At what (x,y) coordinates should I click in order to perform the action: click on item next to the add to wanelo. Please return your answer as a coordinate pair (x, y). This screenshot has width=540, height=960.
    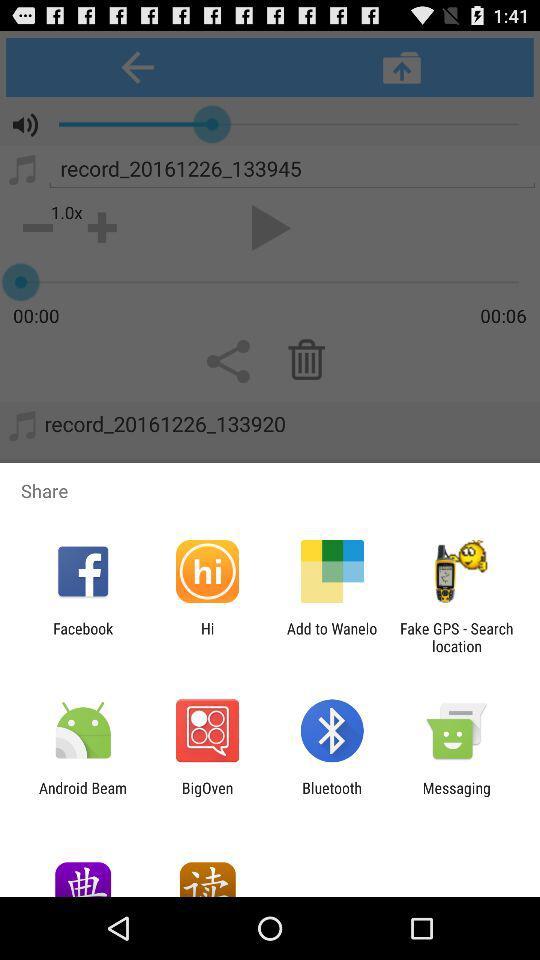
    Looking at the image, I should click on (456, 636).